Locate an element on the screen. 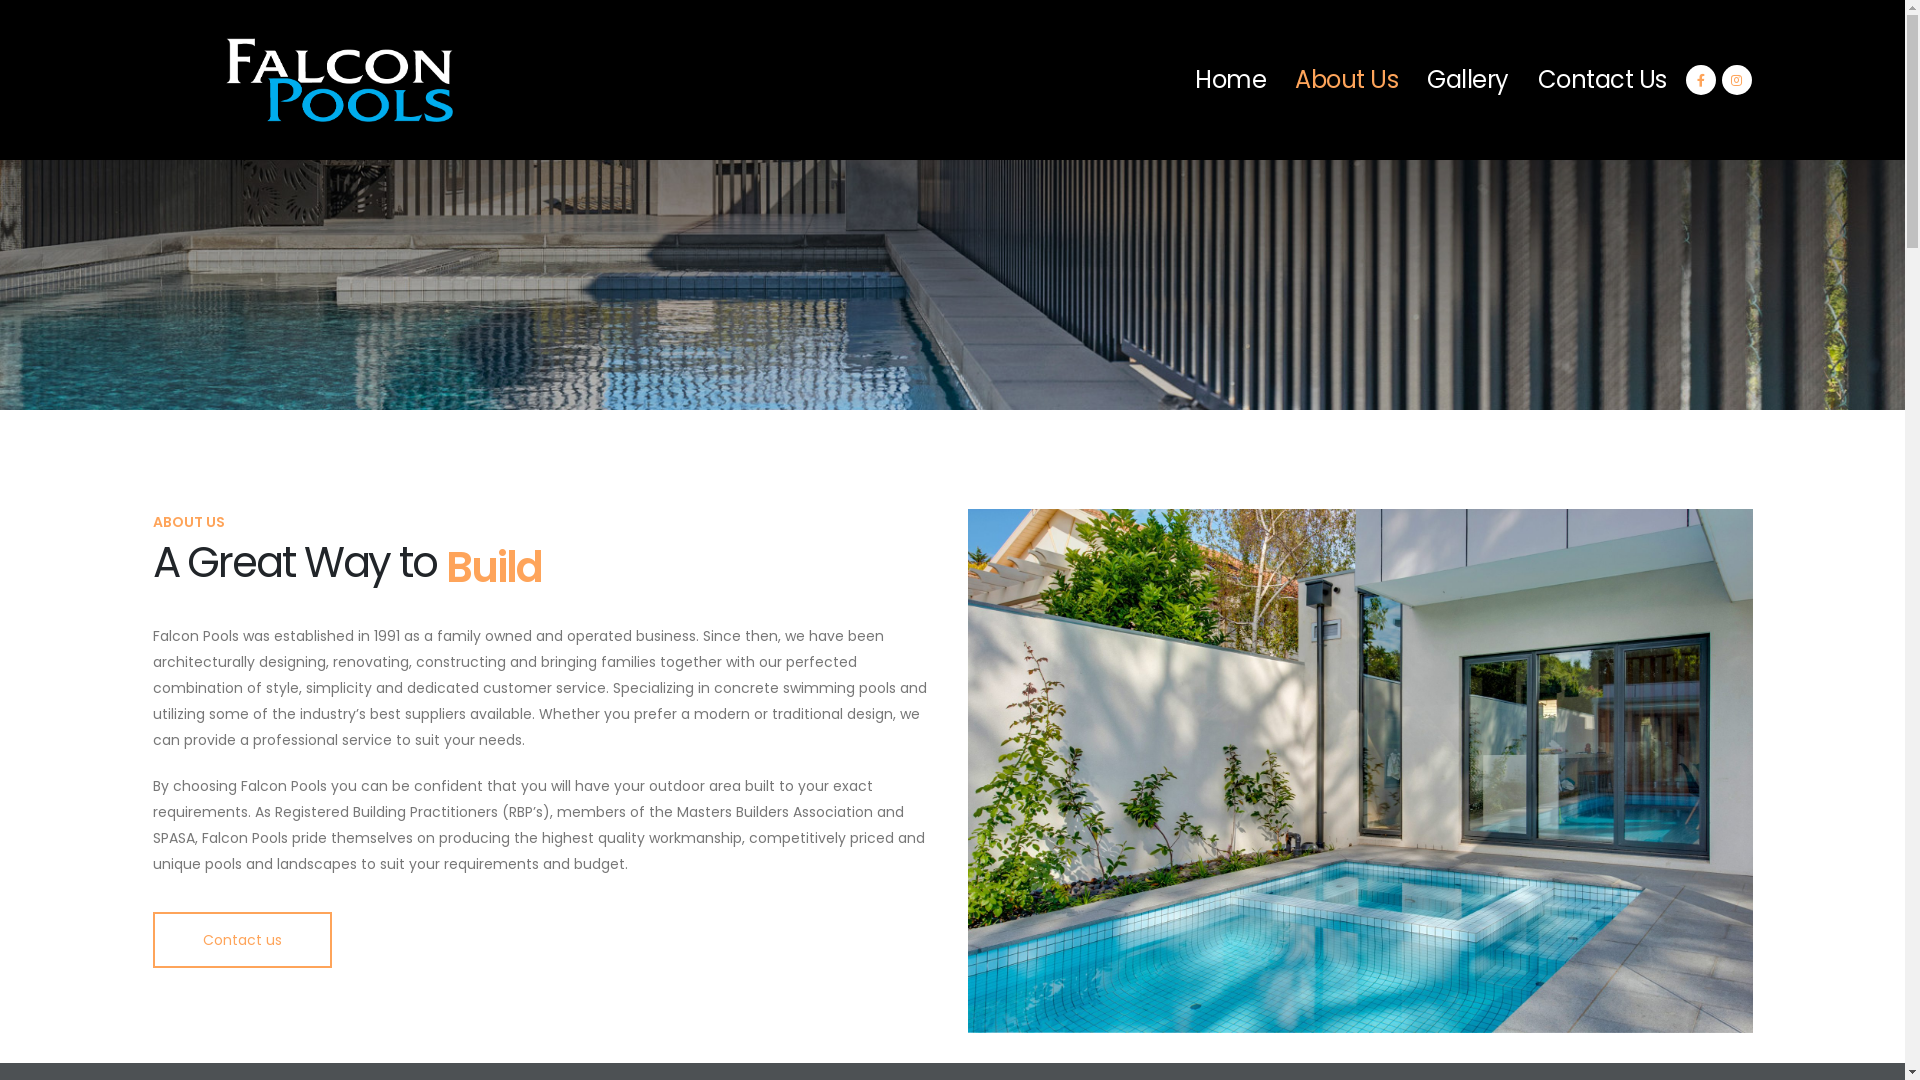 The width and height of the screenshot is (1920, 1080). 'Home' is located at coordinates (1180, 79).